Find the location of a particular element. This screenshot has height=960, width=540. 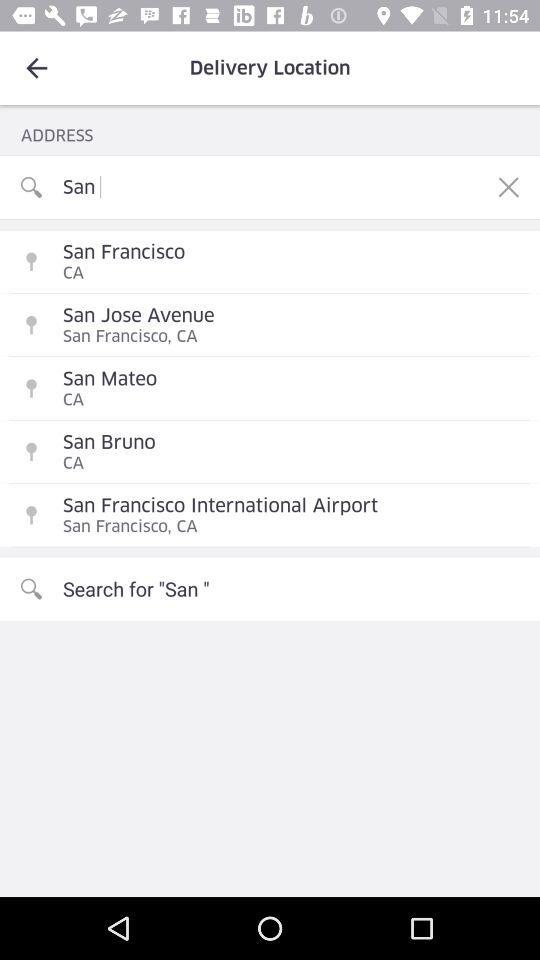

the icon next to the san  item is located at coordinates (508, 187).